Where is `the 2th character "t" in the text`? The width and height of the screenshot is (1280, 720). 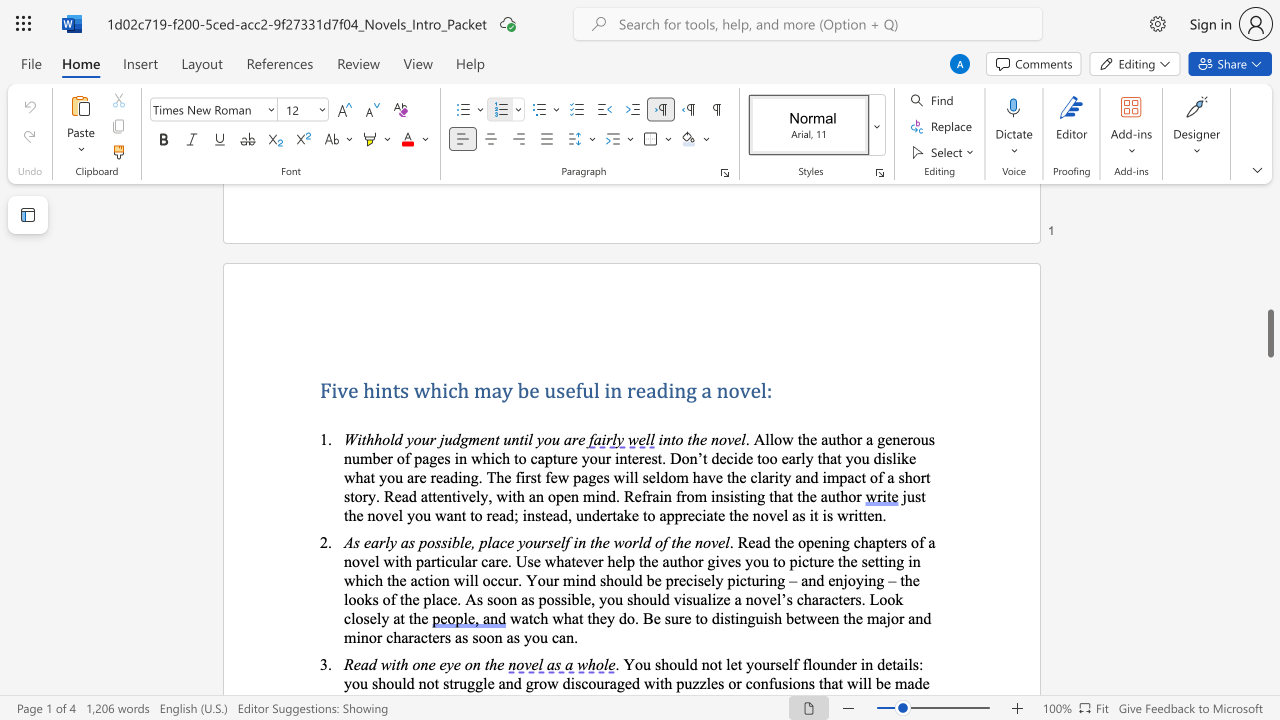
the 2th character "t" in the text is located at coordinates (580, 617).